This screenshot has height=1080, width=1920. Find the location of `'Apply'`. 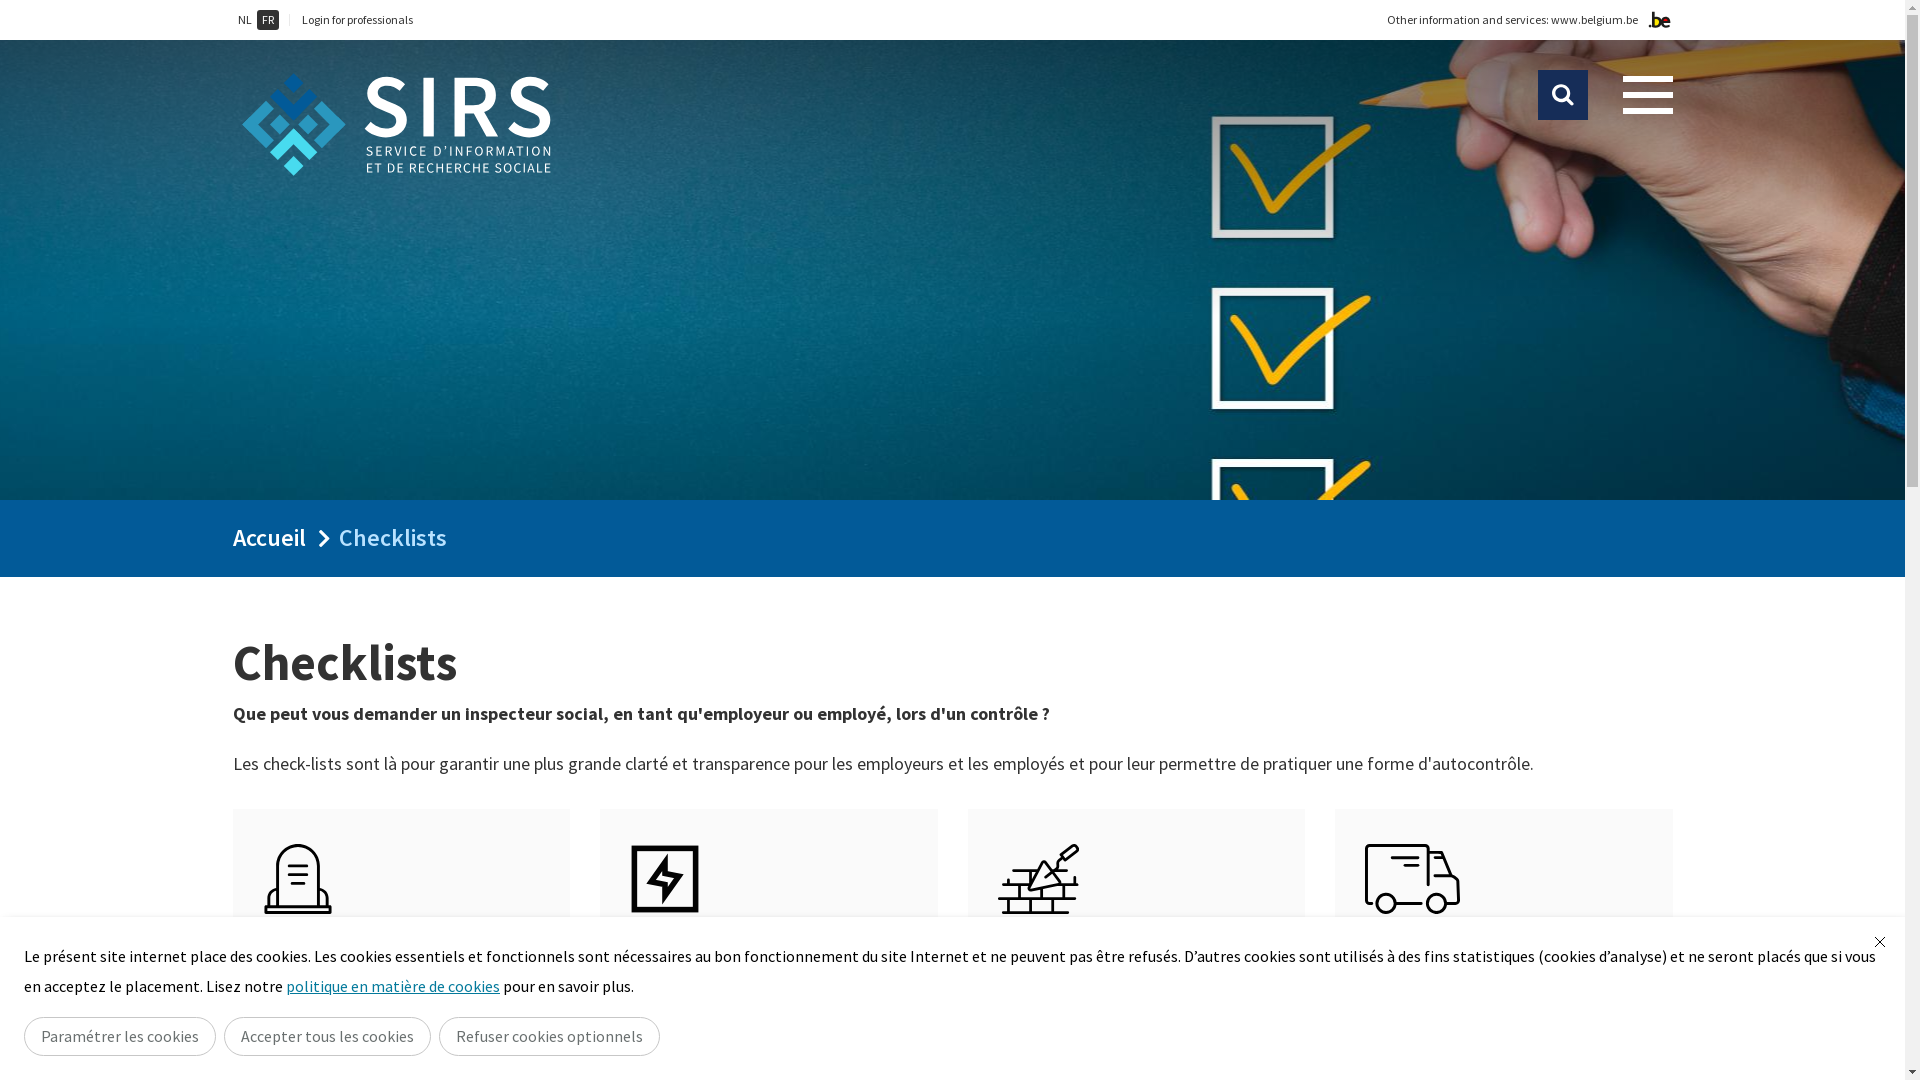

'Apply' is located at coordinates (1562, 95).